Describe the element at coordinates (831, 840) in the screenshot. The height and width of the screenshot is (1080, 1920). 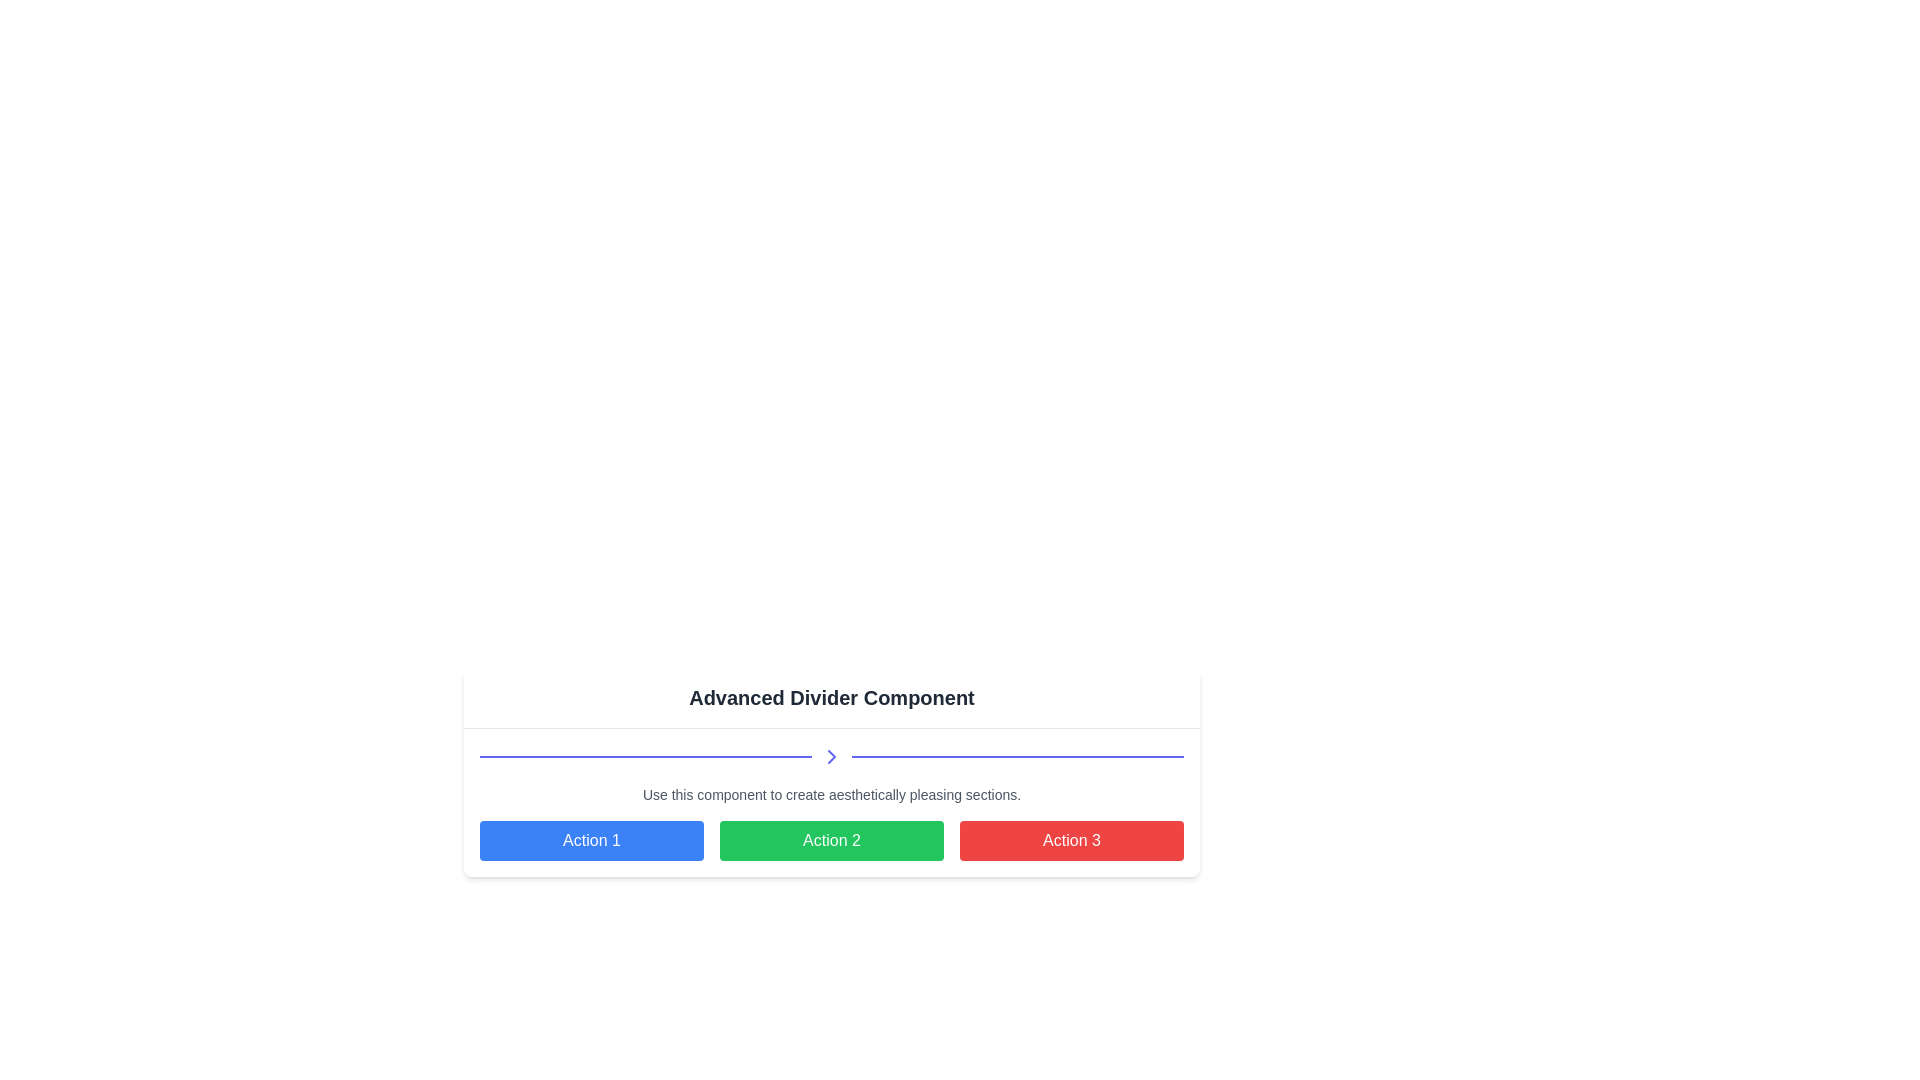
I see `the second button labeled 'Action 2' in the horizontal group` at that location.